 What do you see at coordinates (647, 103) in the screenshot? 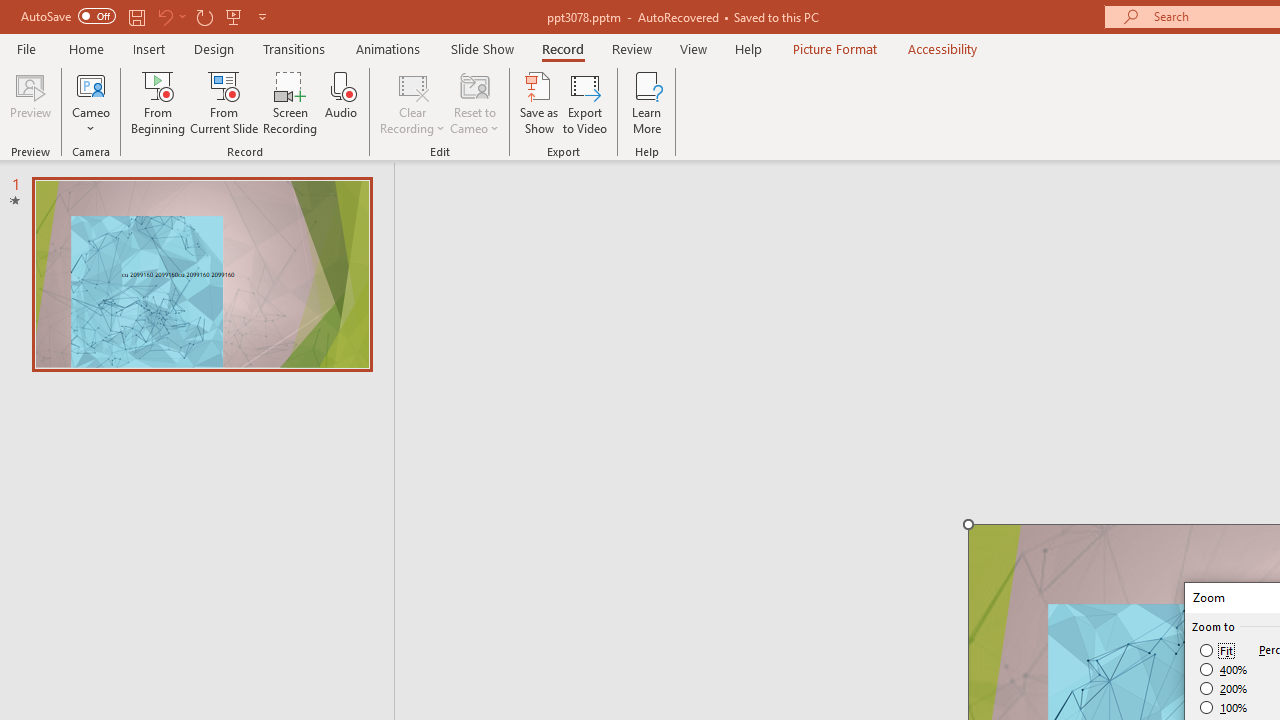
I see `'Learn More'` at bounding box center [647, 103].